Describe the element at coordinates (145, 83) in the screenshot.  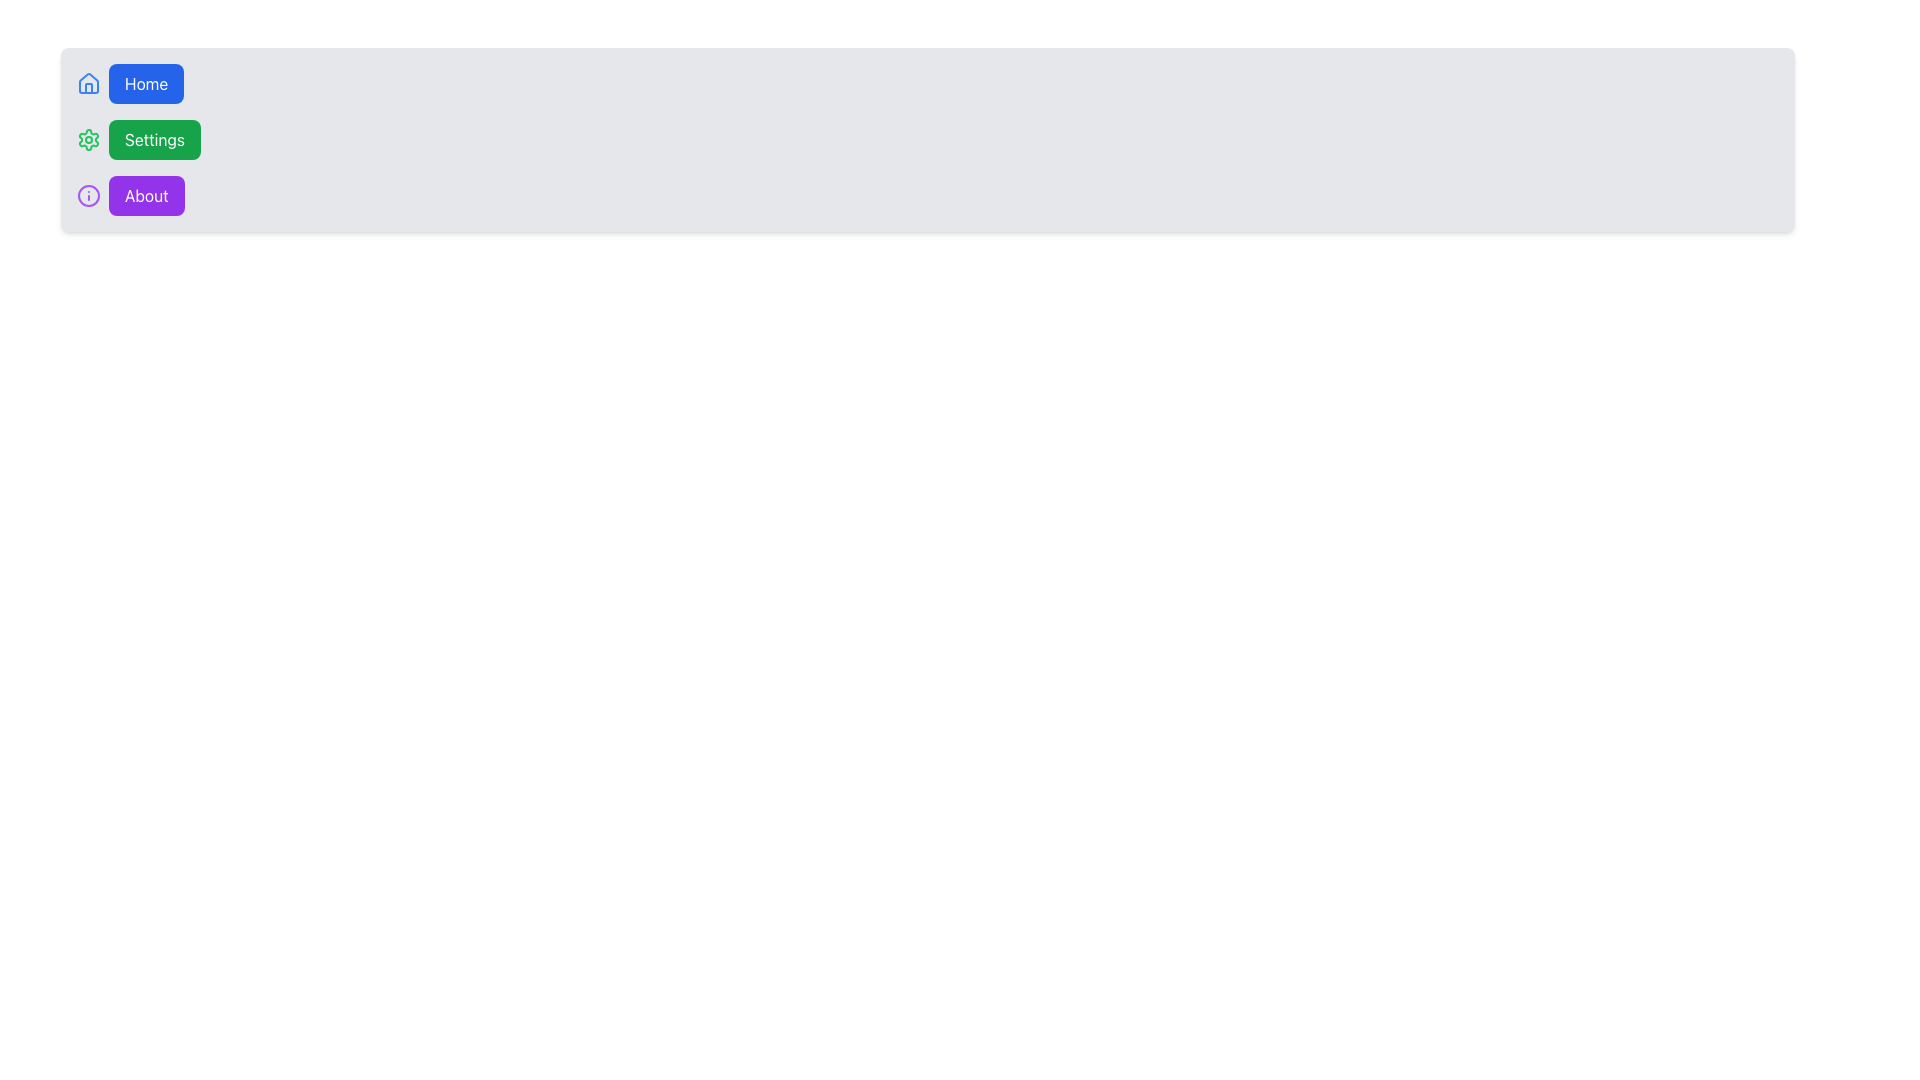
I see `the 'Home' button with a blue background and rounded edges, located next to a blue house icon` at that location.